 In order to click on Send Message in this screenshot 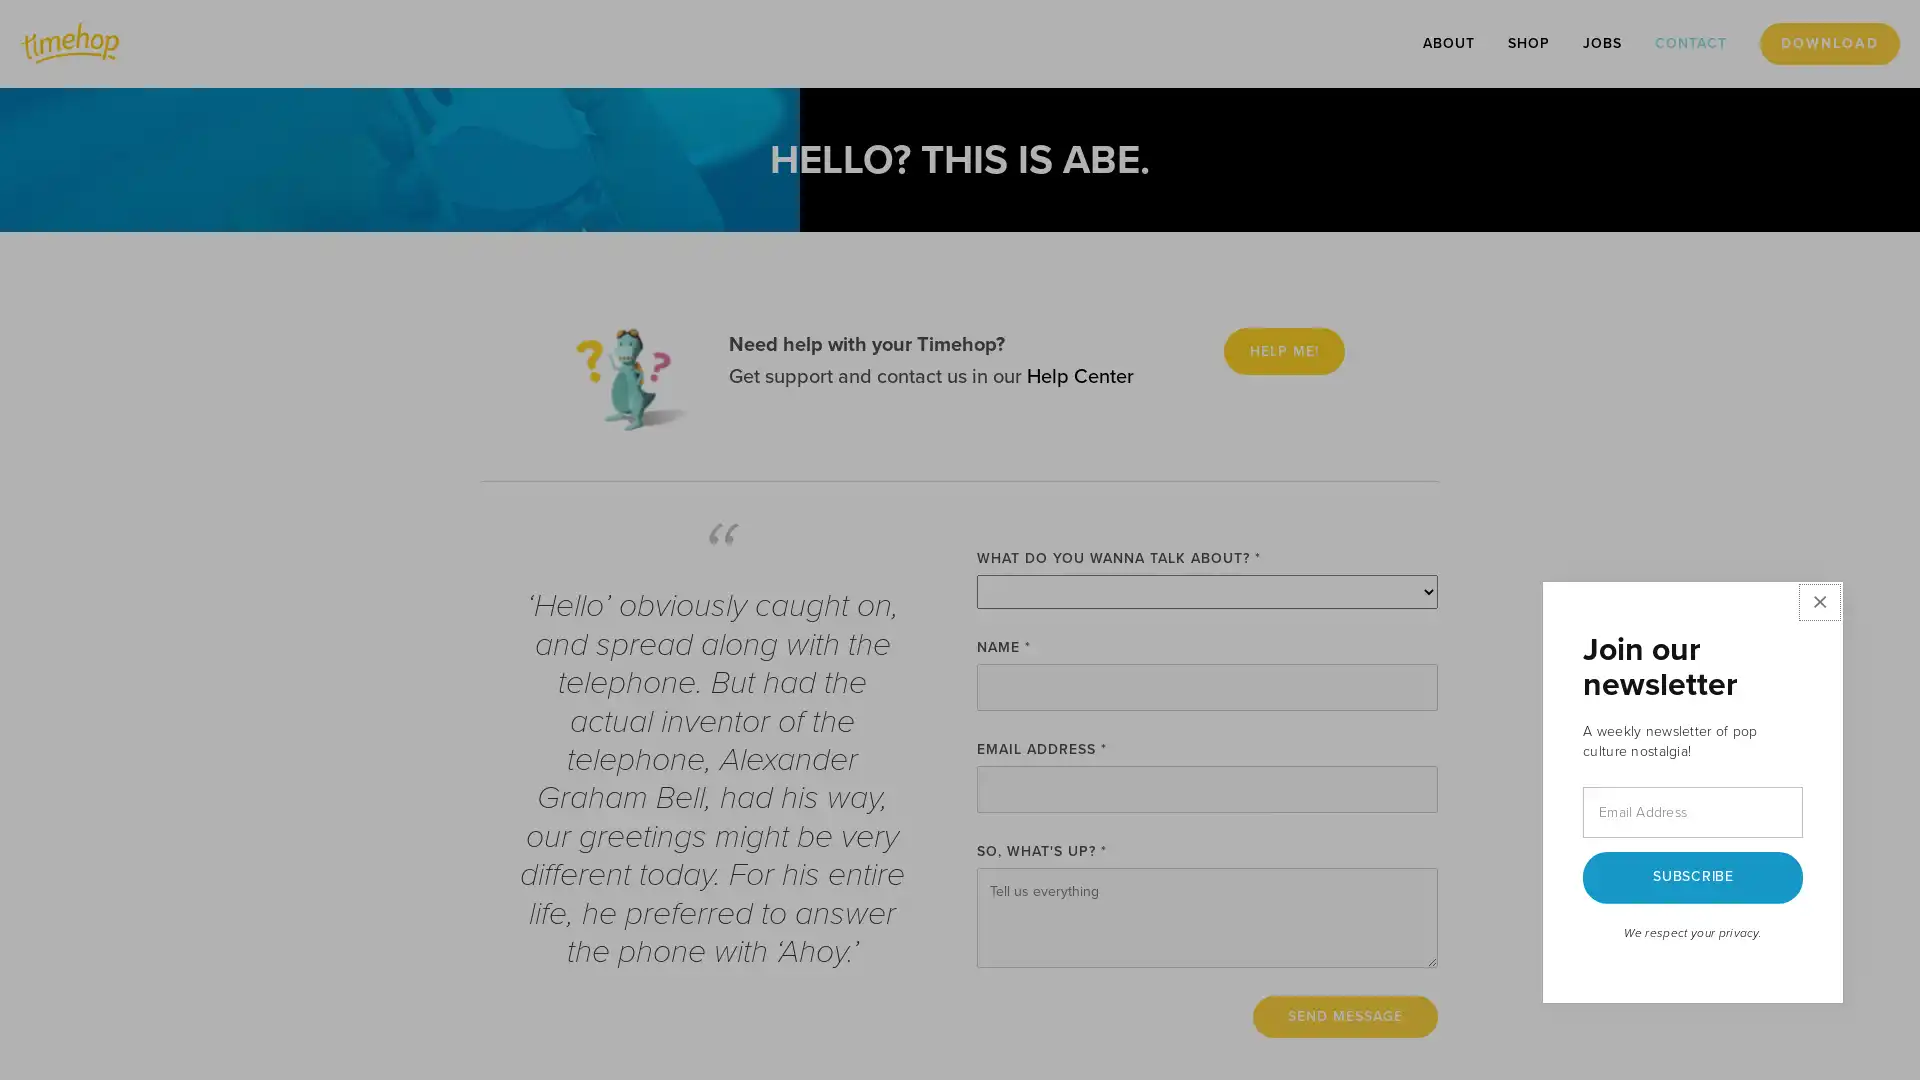, I will do `click(1345, 1015)`.